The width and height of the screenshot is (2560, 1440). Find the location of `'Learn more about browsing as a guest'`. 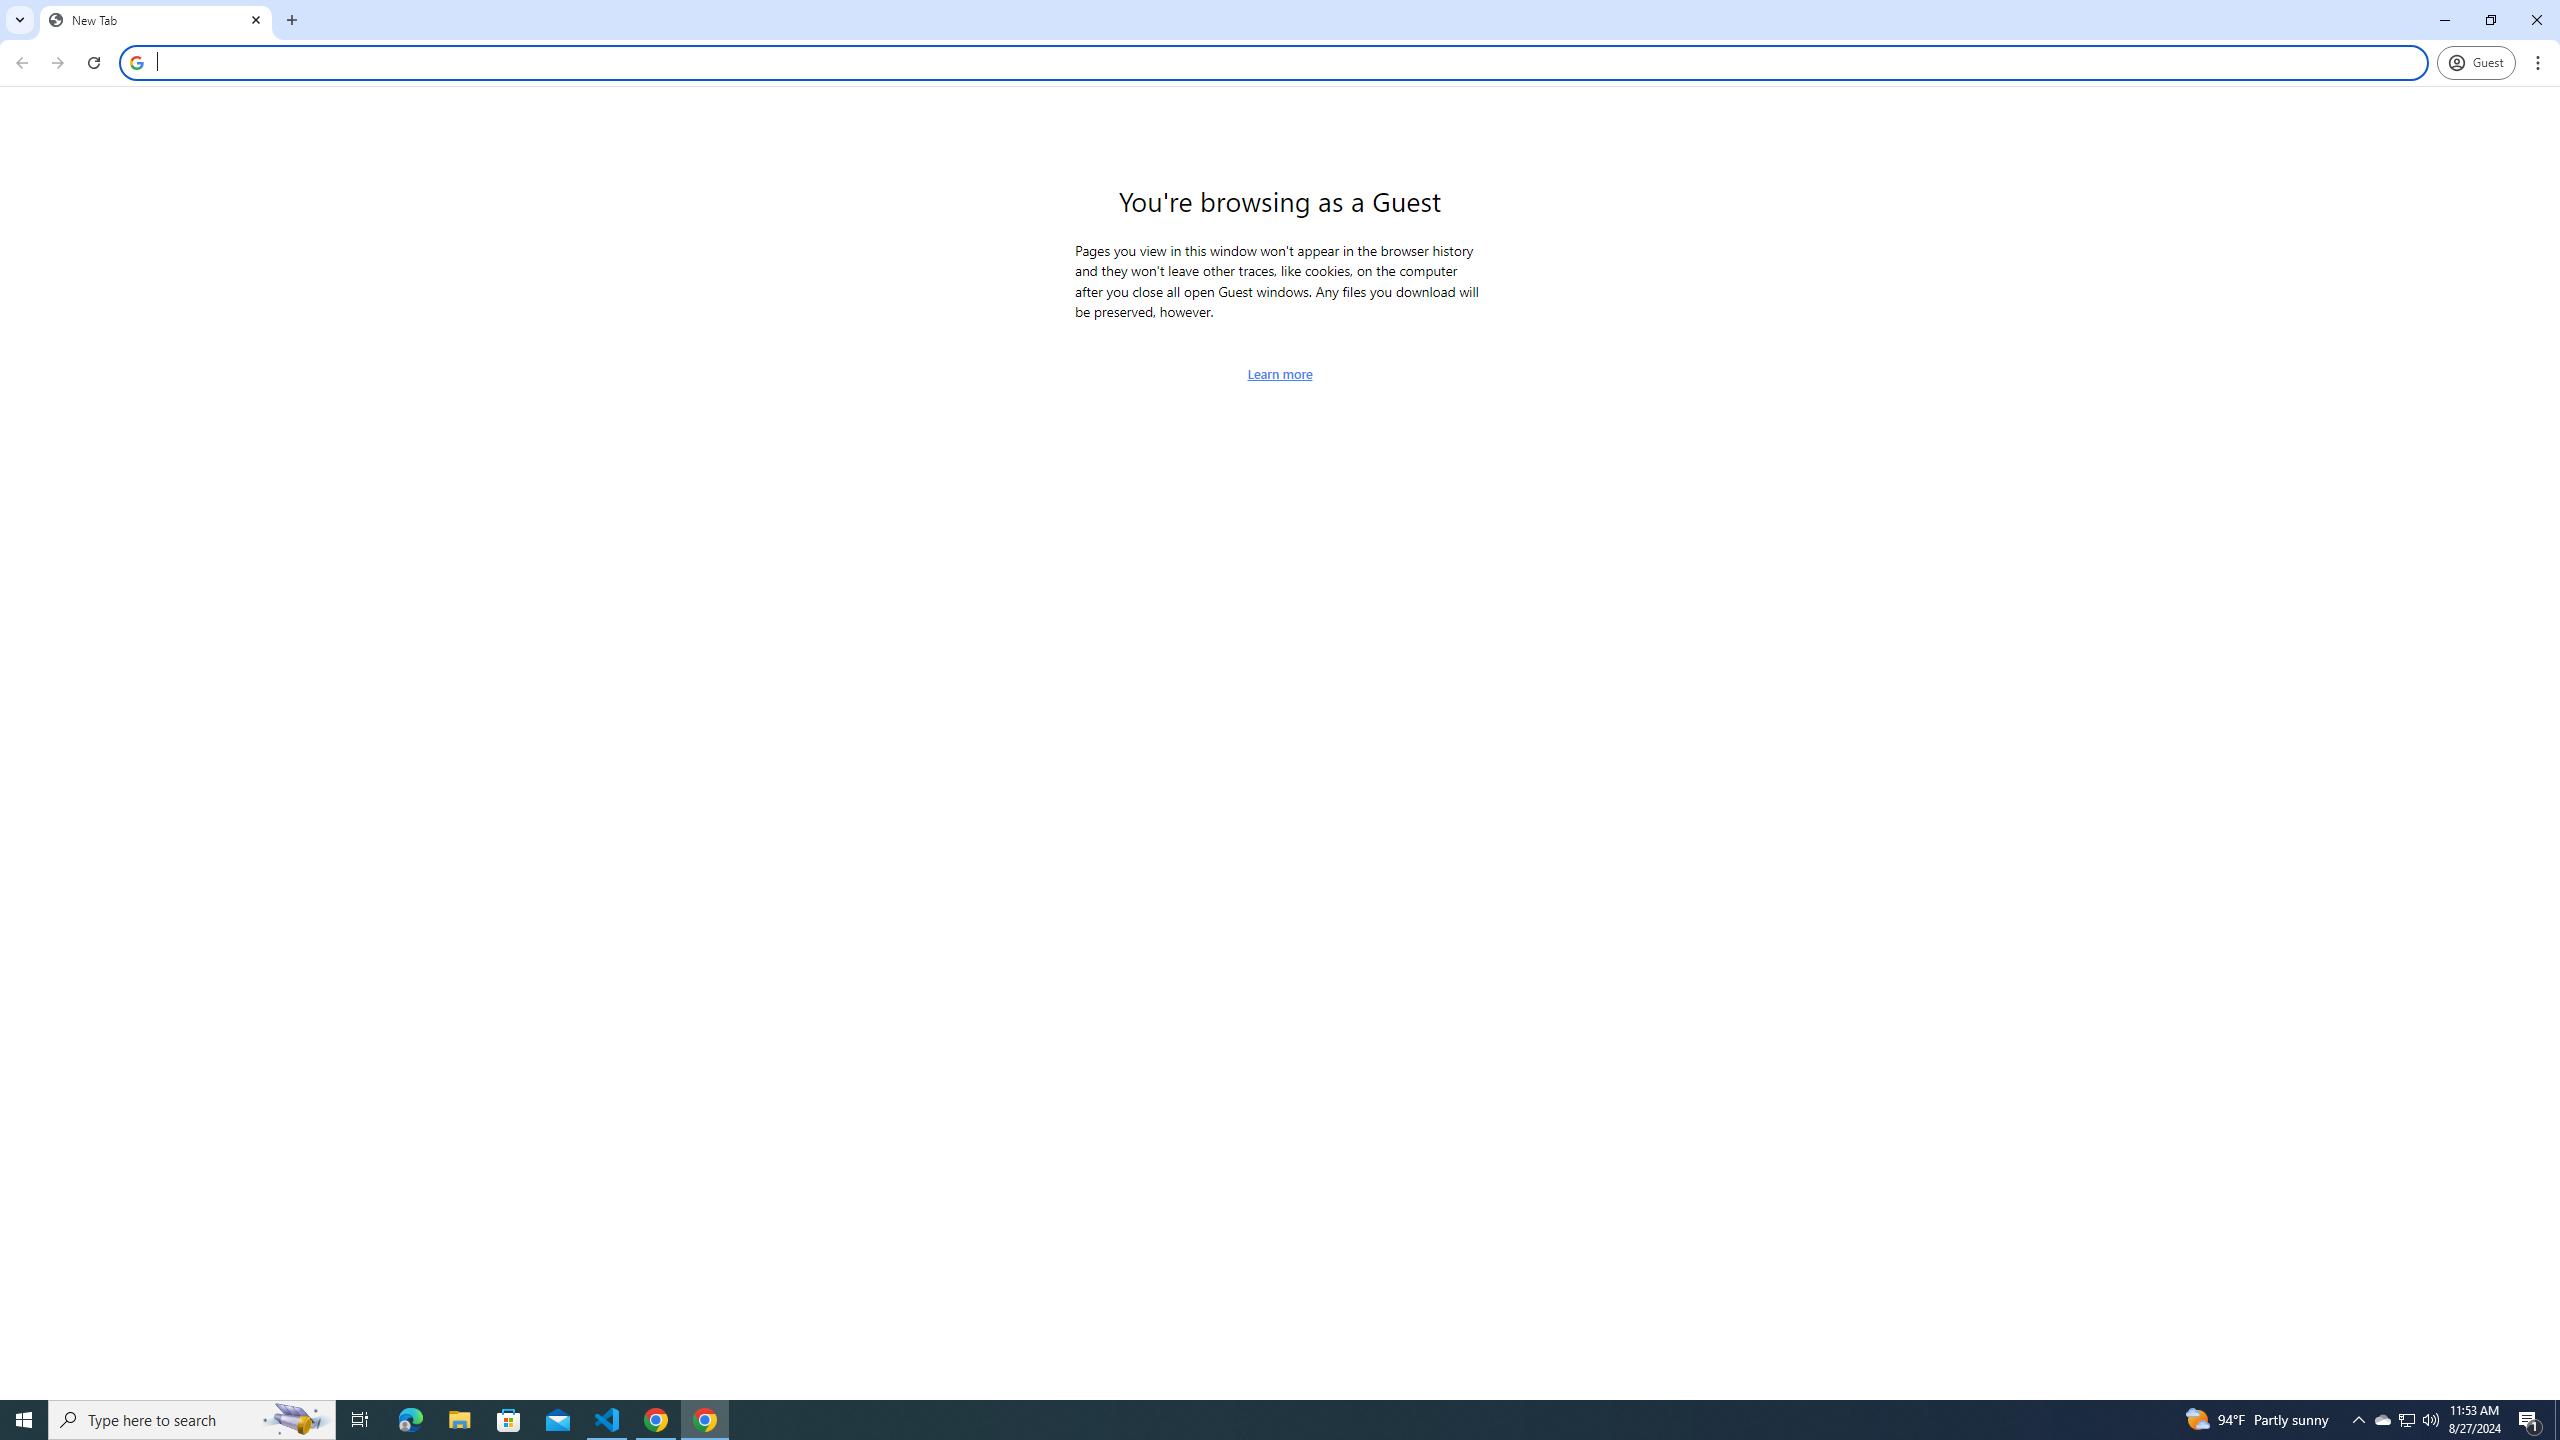

'Learn more about browsing as a guest' is located at coordinates (1280, 372).